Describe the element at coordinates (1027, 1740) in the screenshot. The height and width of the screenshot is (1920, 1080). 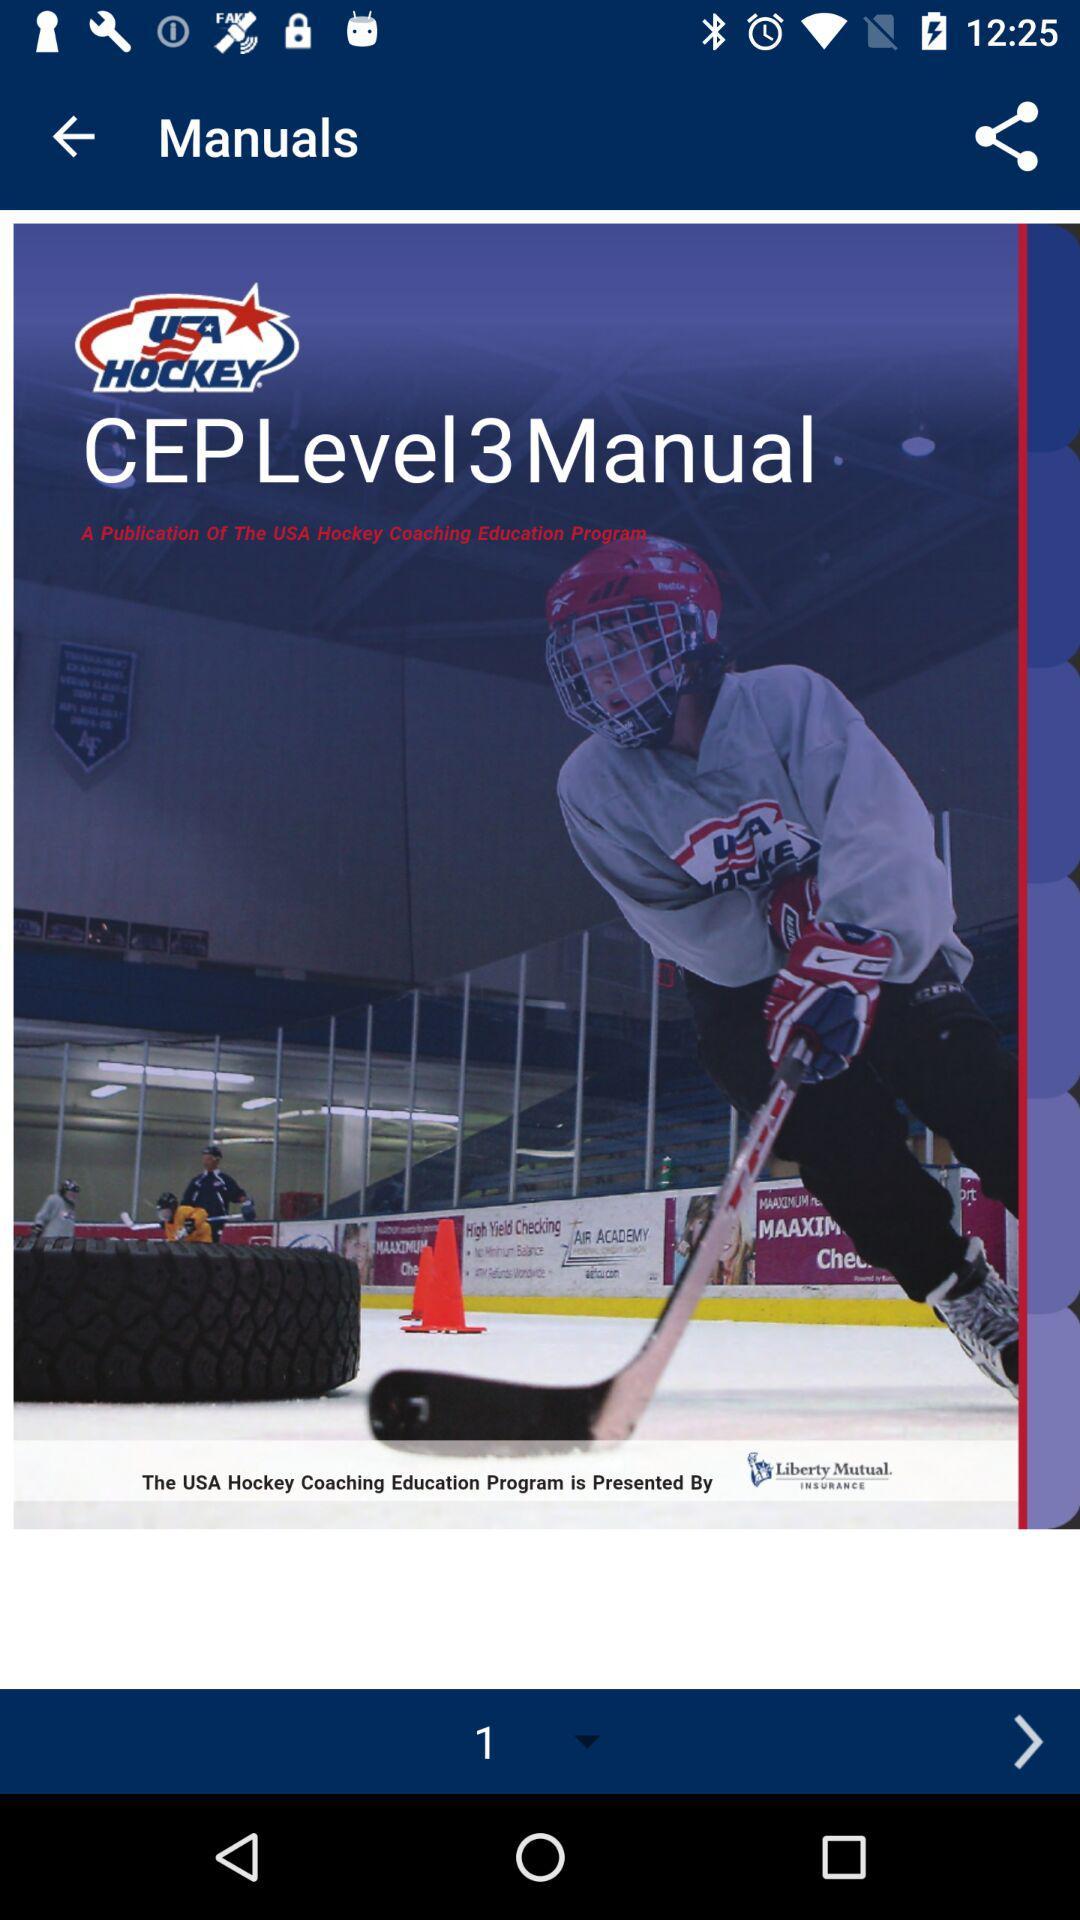
I see `next page` at that location.